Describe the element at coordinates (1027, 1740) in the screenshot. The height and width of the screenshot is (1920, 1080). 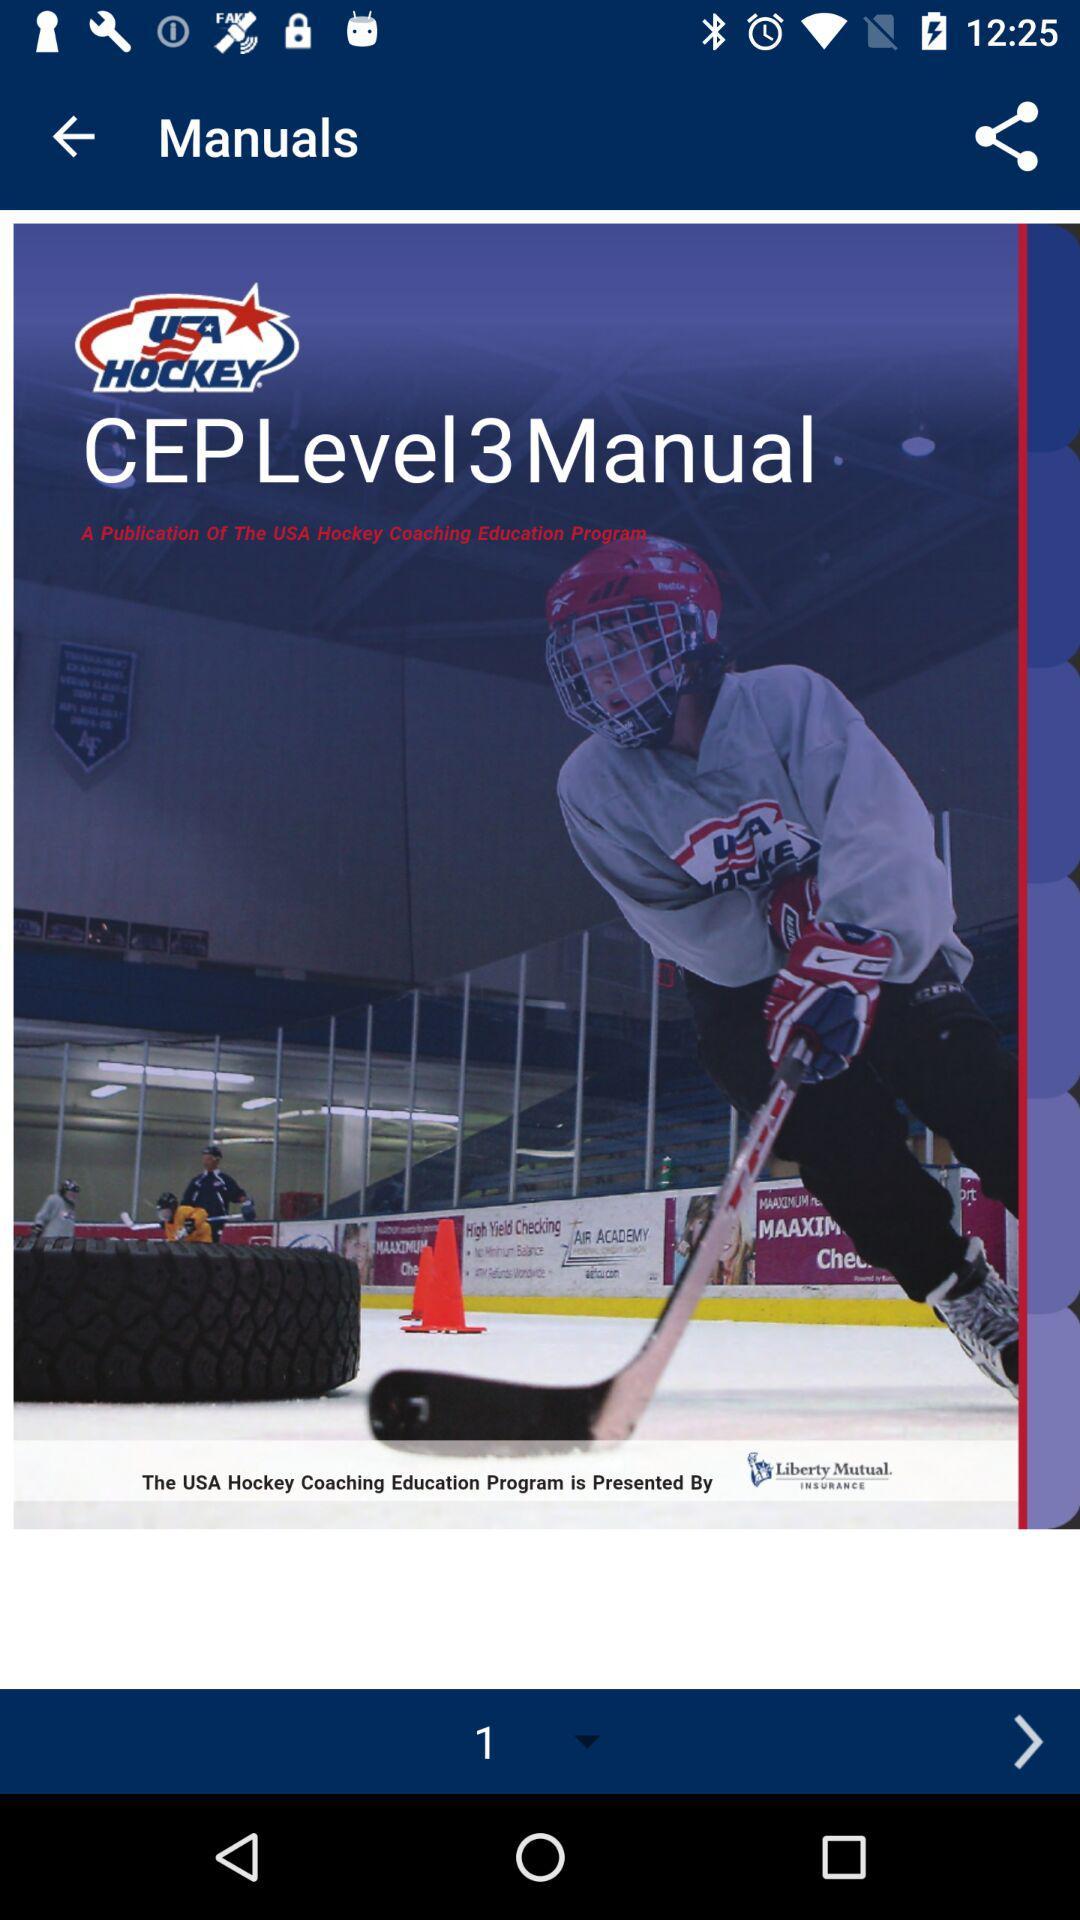
I see `next page` at that location.